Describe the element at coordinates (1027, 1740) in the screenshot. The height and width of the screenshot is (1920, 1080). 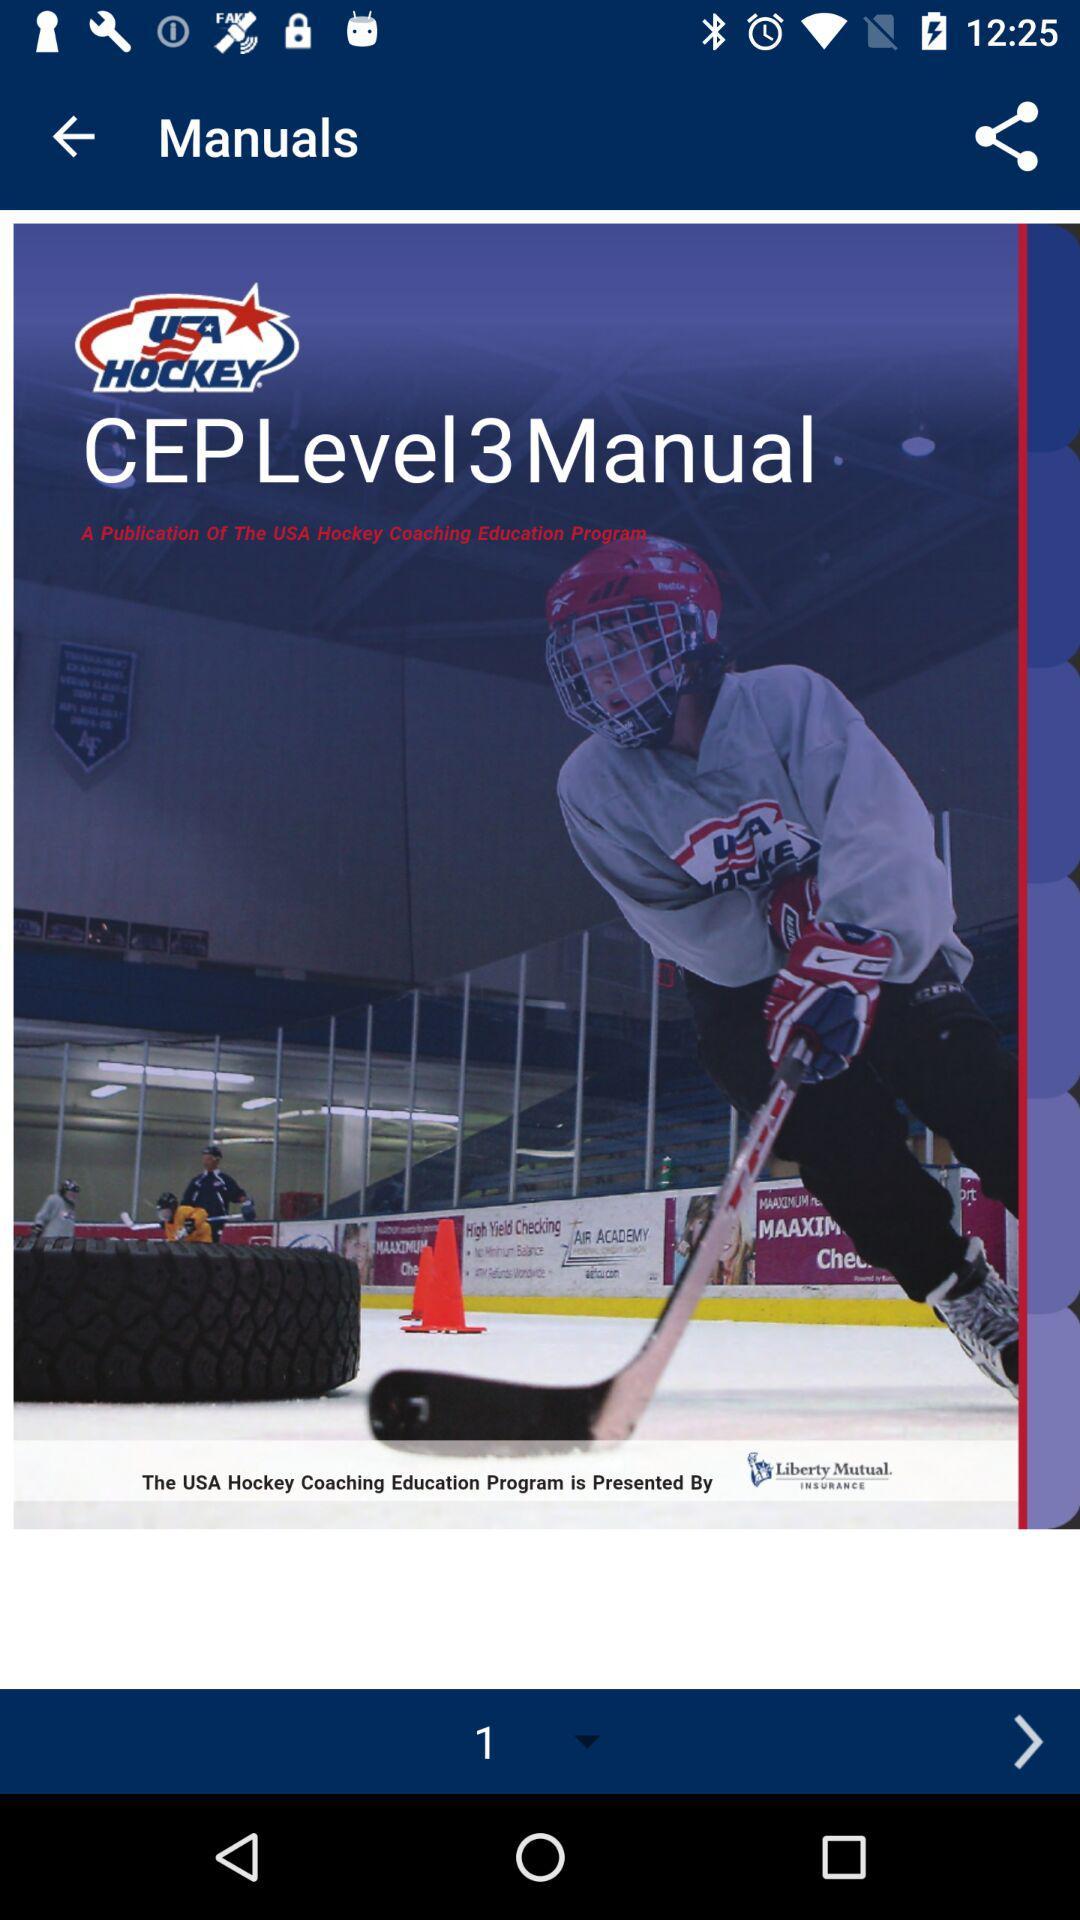
I see `next page` at that location.